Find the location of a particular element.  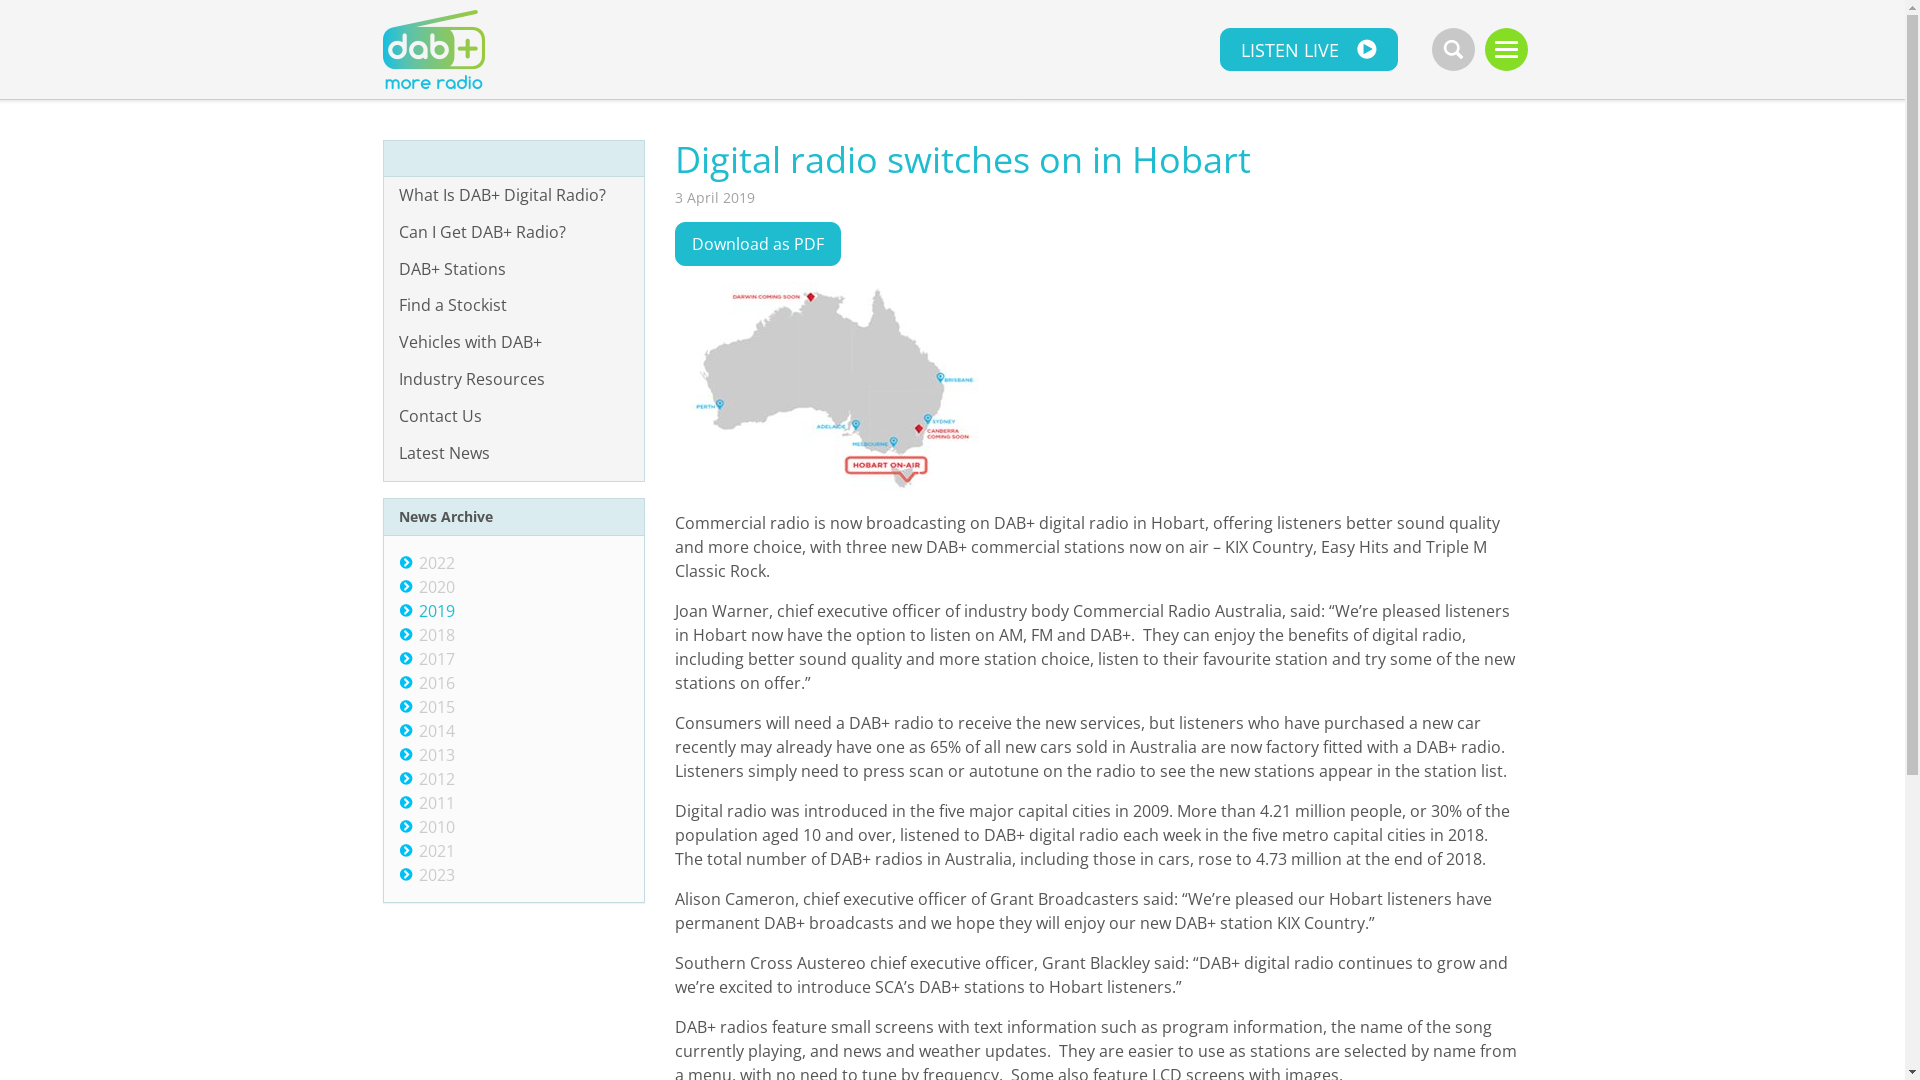

'Contact Us' is located at coordinates (514, 415).